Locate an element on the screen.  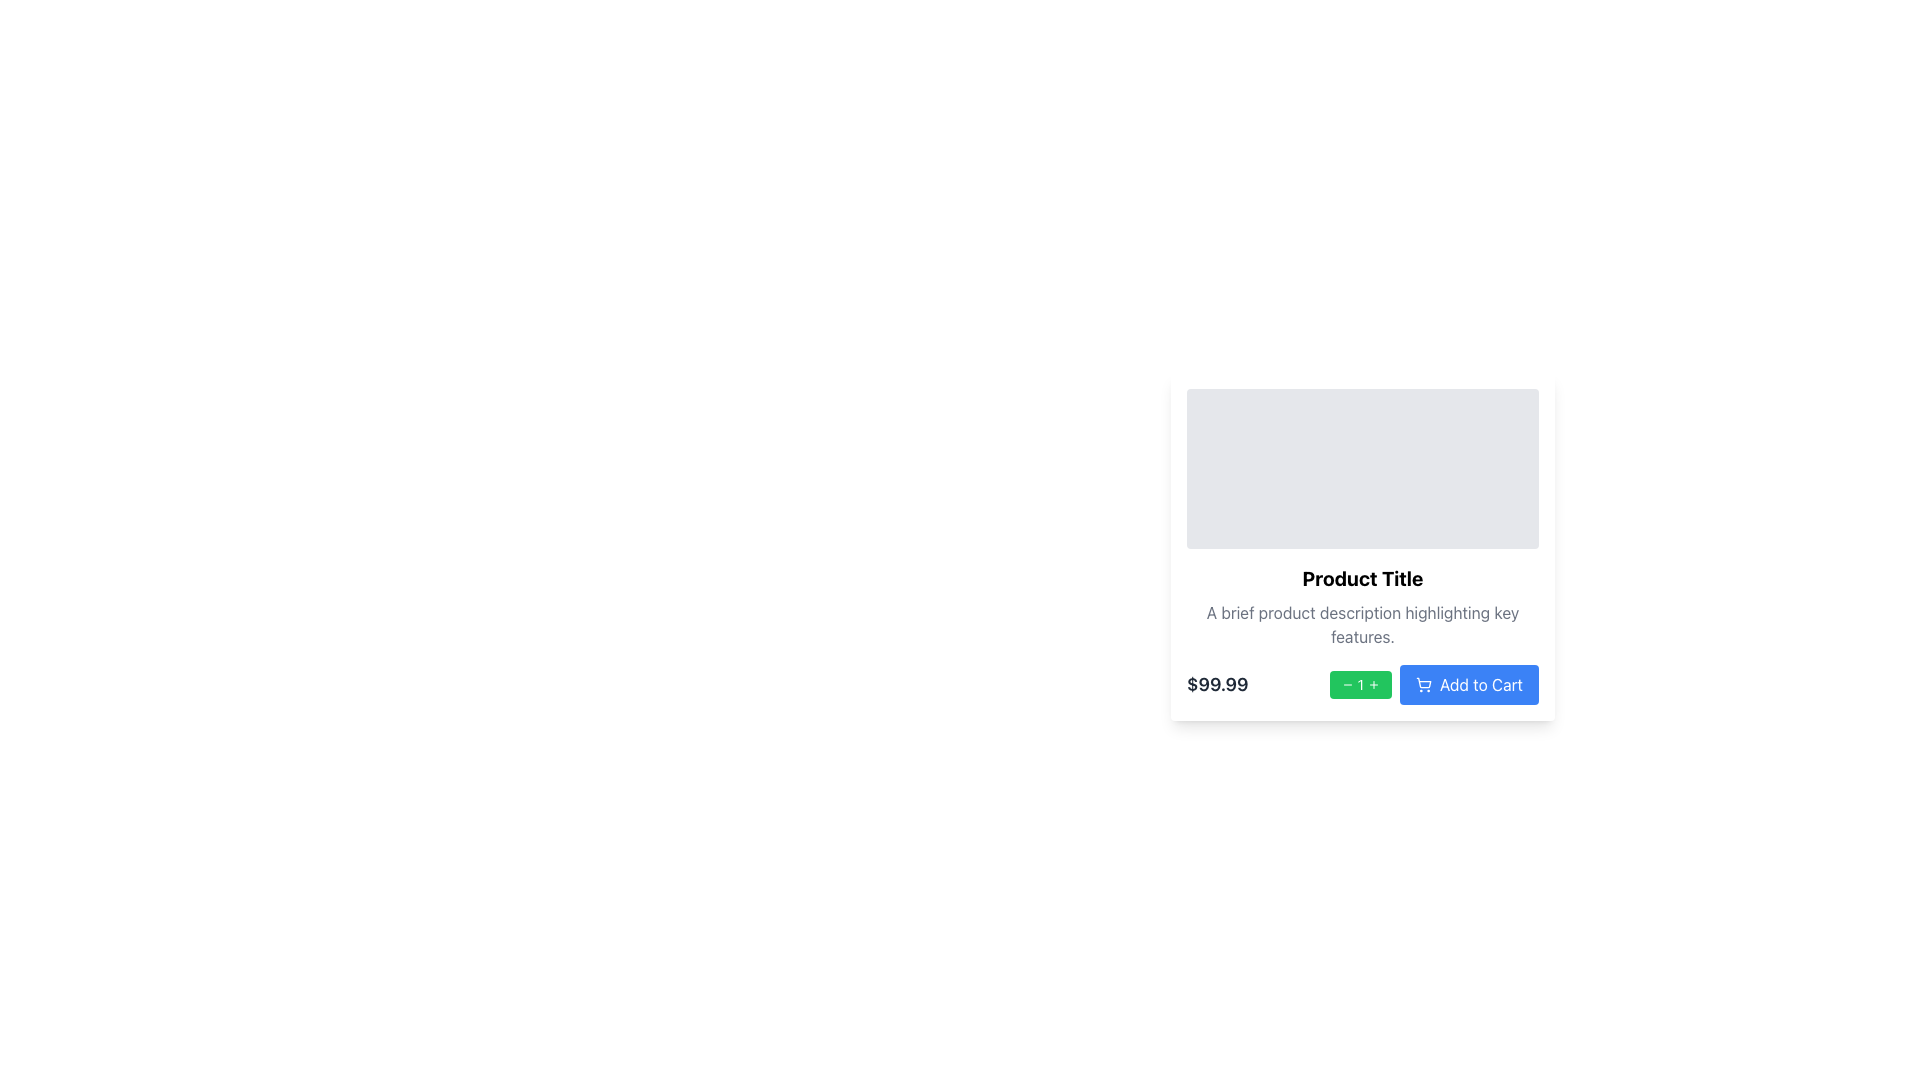
text from the Text Label that provides a concise description of the product, positioned beneath the title text and above the pricing section is located at coordinates (1362, 623).